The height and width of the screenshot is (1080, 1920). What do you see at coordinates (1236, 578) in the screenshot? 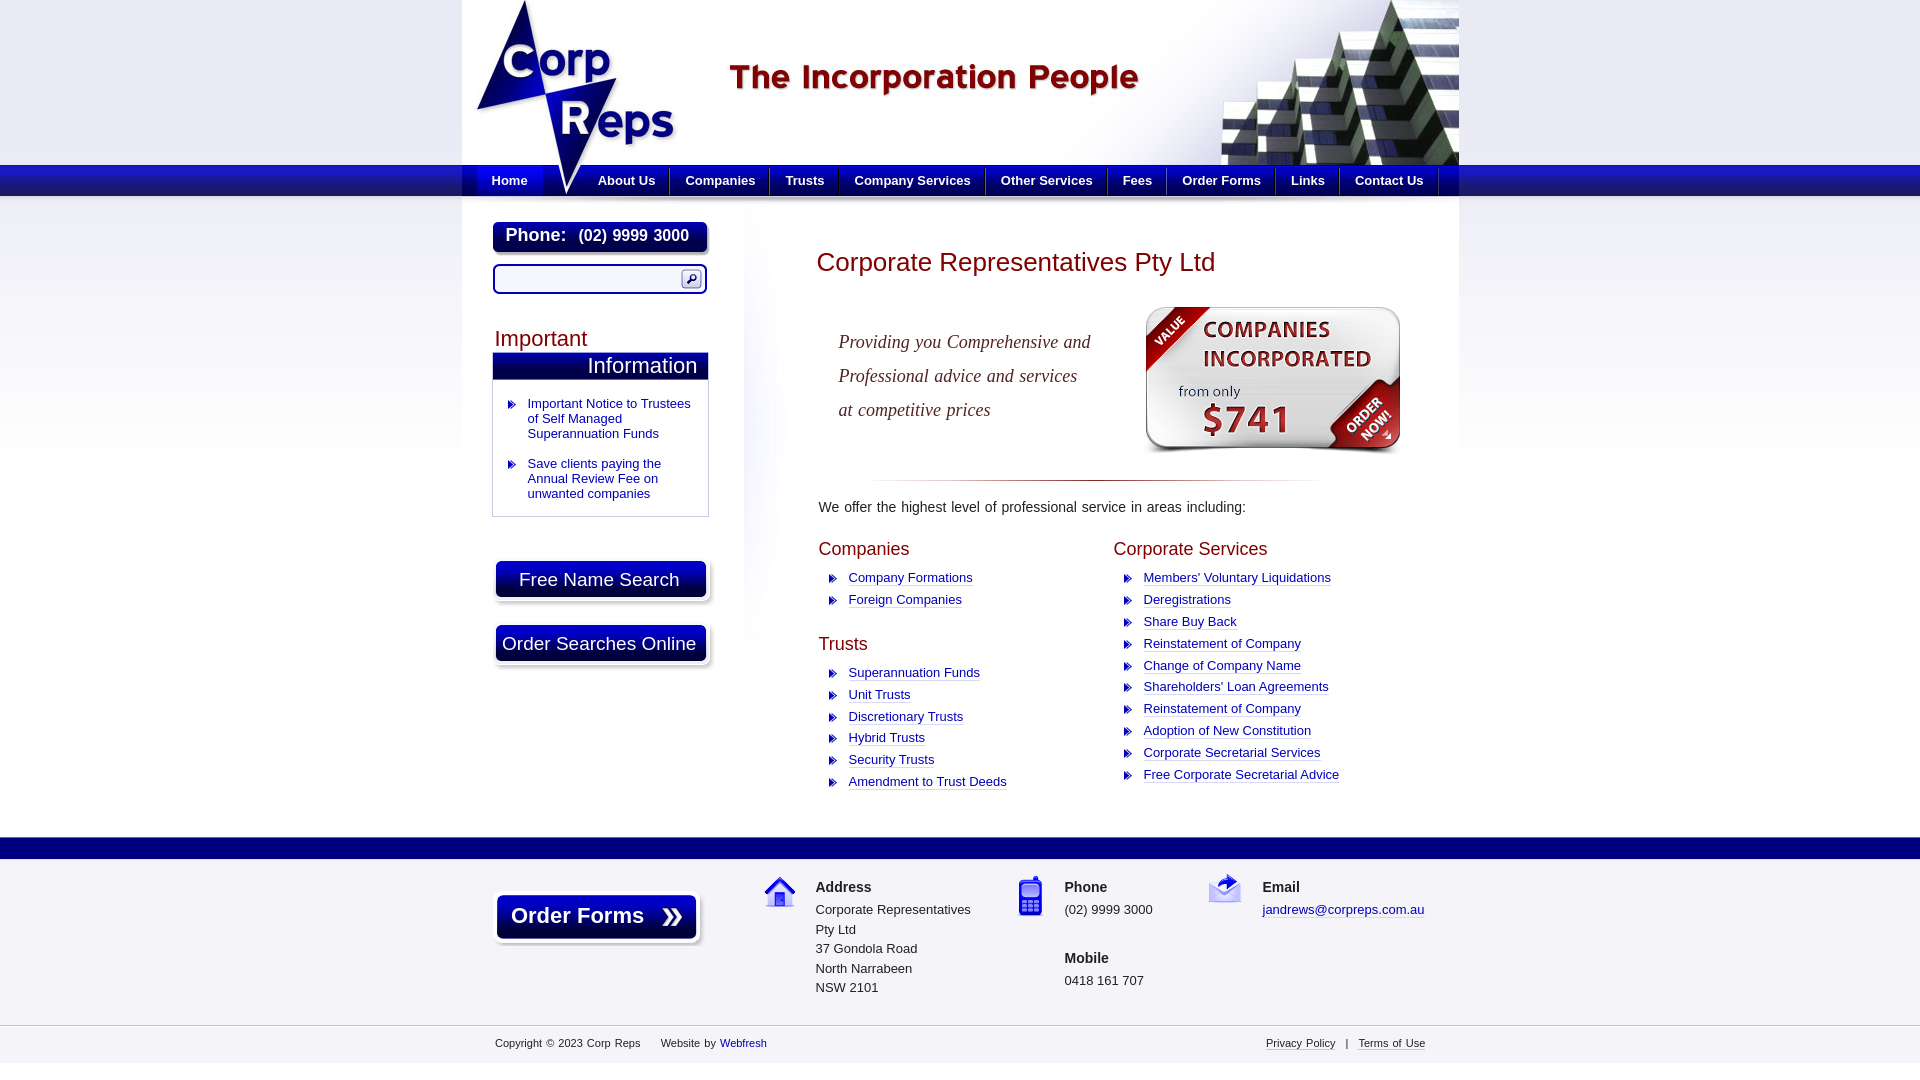
I see `'Members' Voluntary Liquidations'` at bounding box center [1236, 578].